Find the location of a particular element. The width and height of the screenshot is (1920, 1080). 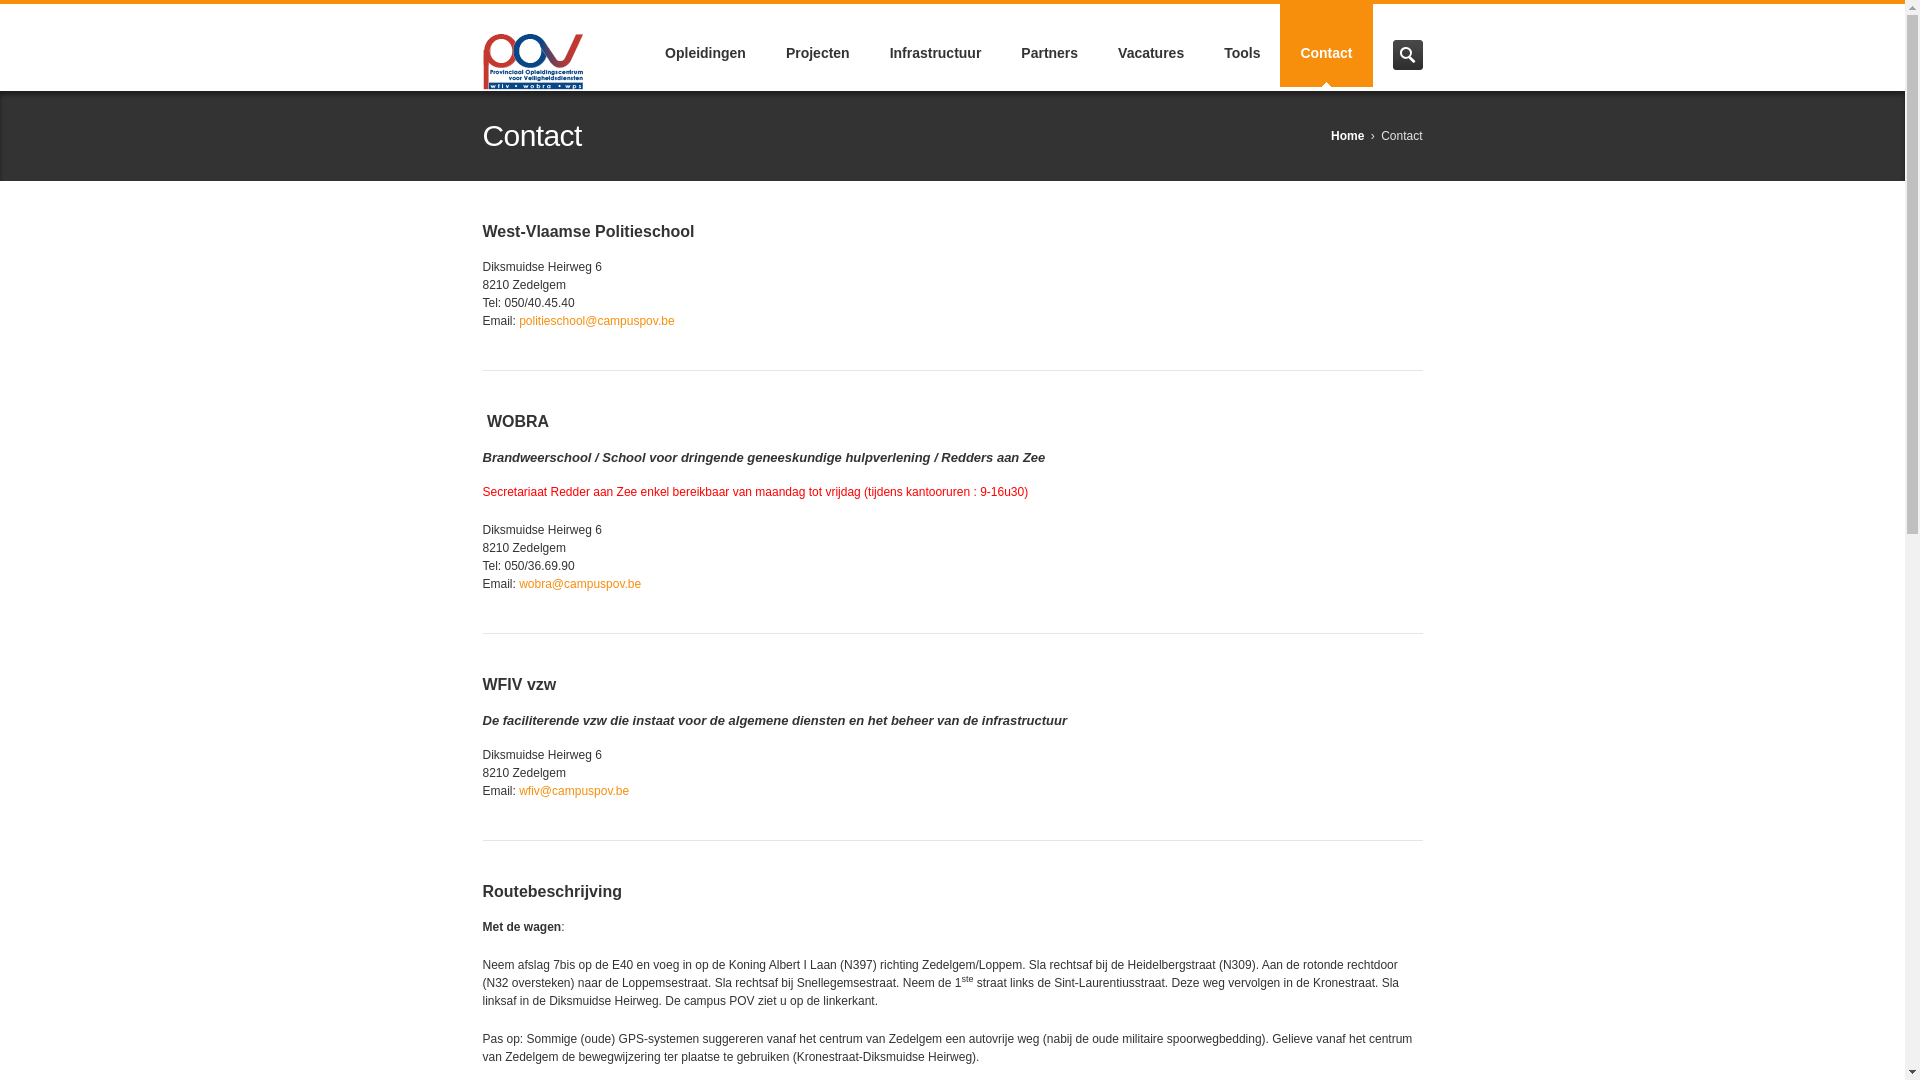

'Tools' is located at coordinates (1241, 45).